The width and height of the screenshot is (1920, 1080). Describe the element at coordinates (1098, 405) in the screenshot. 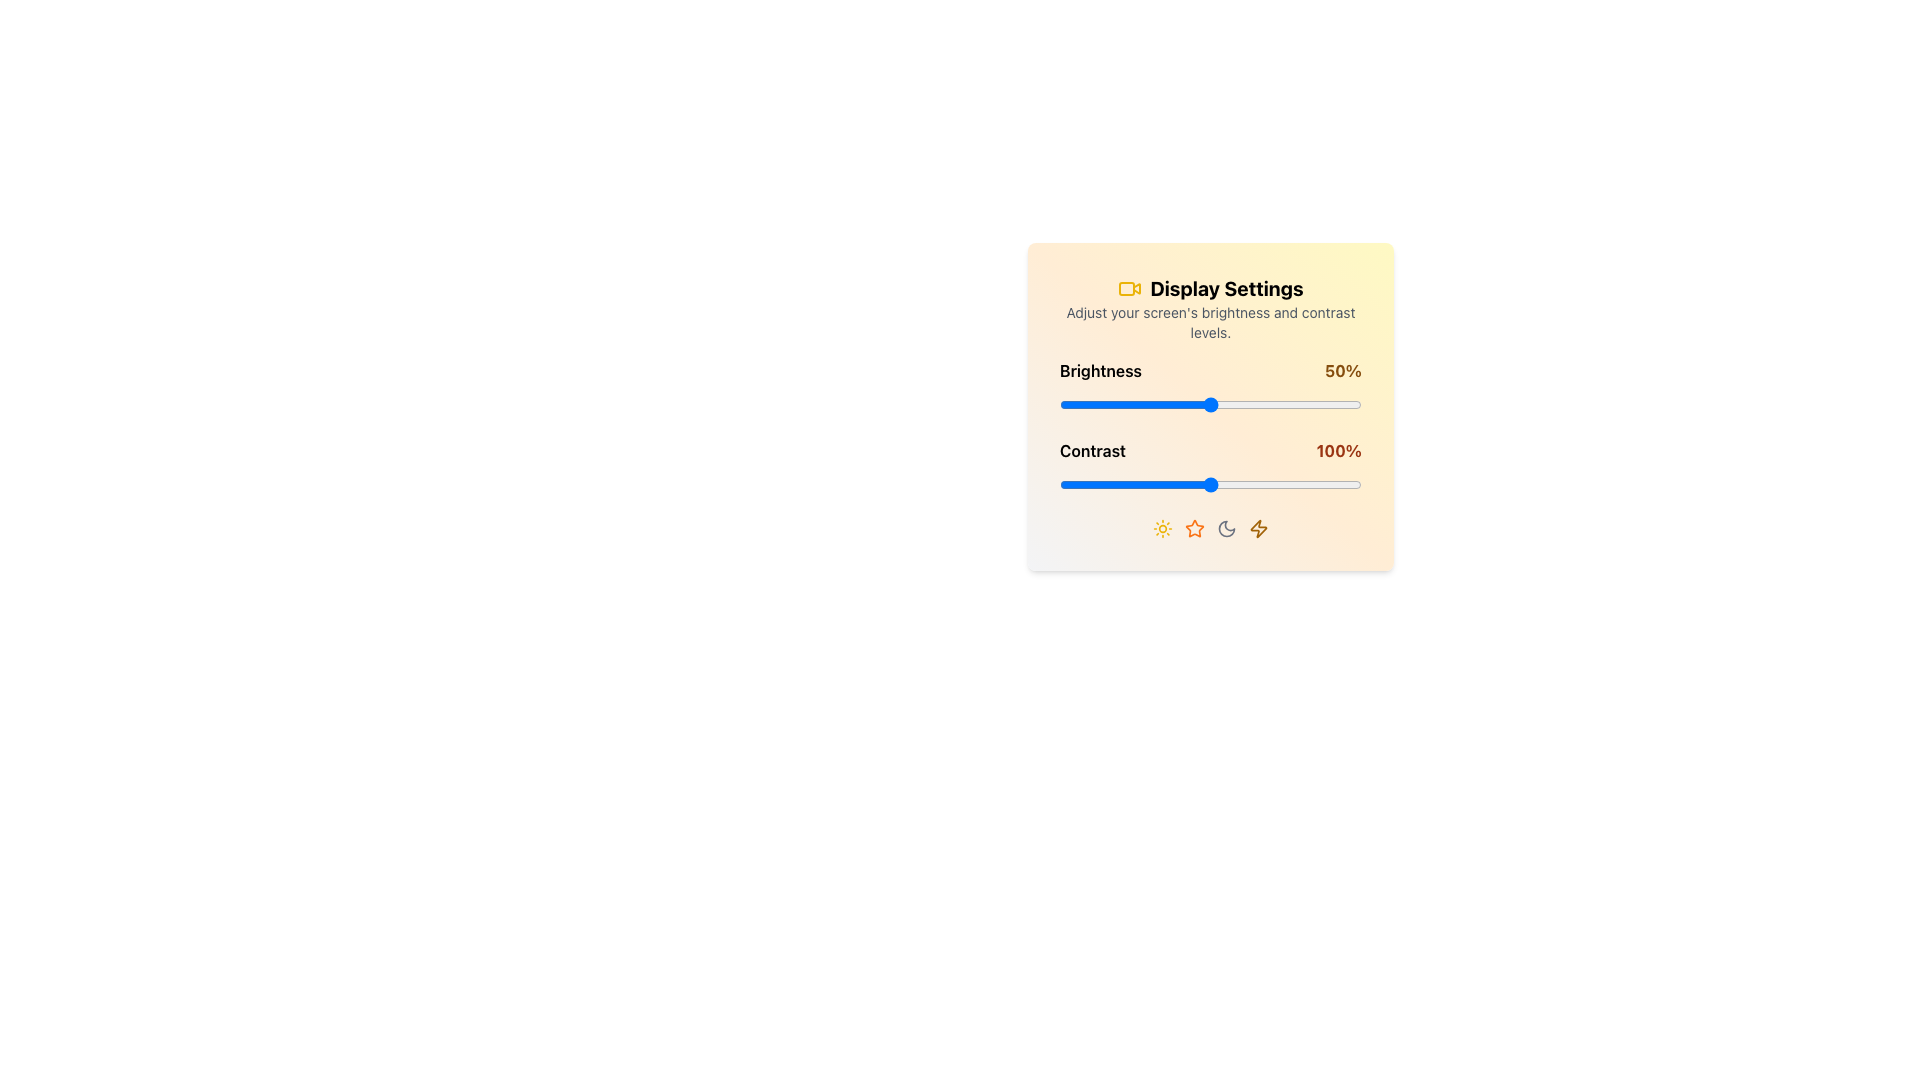

I see `the brightness` at that location.